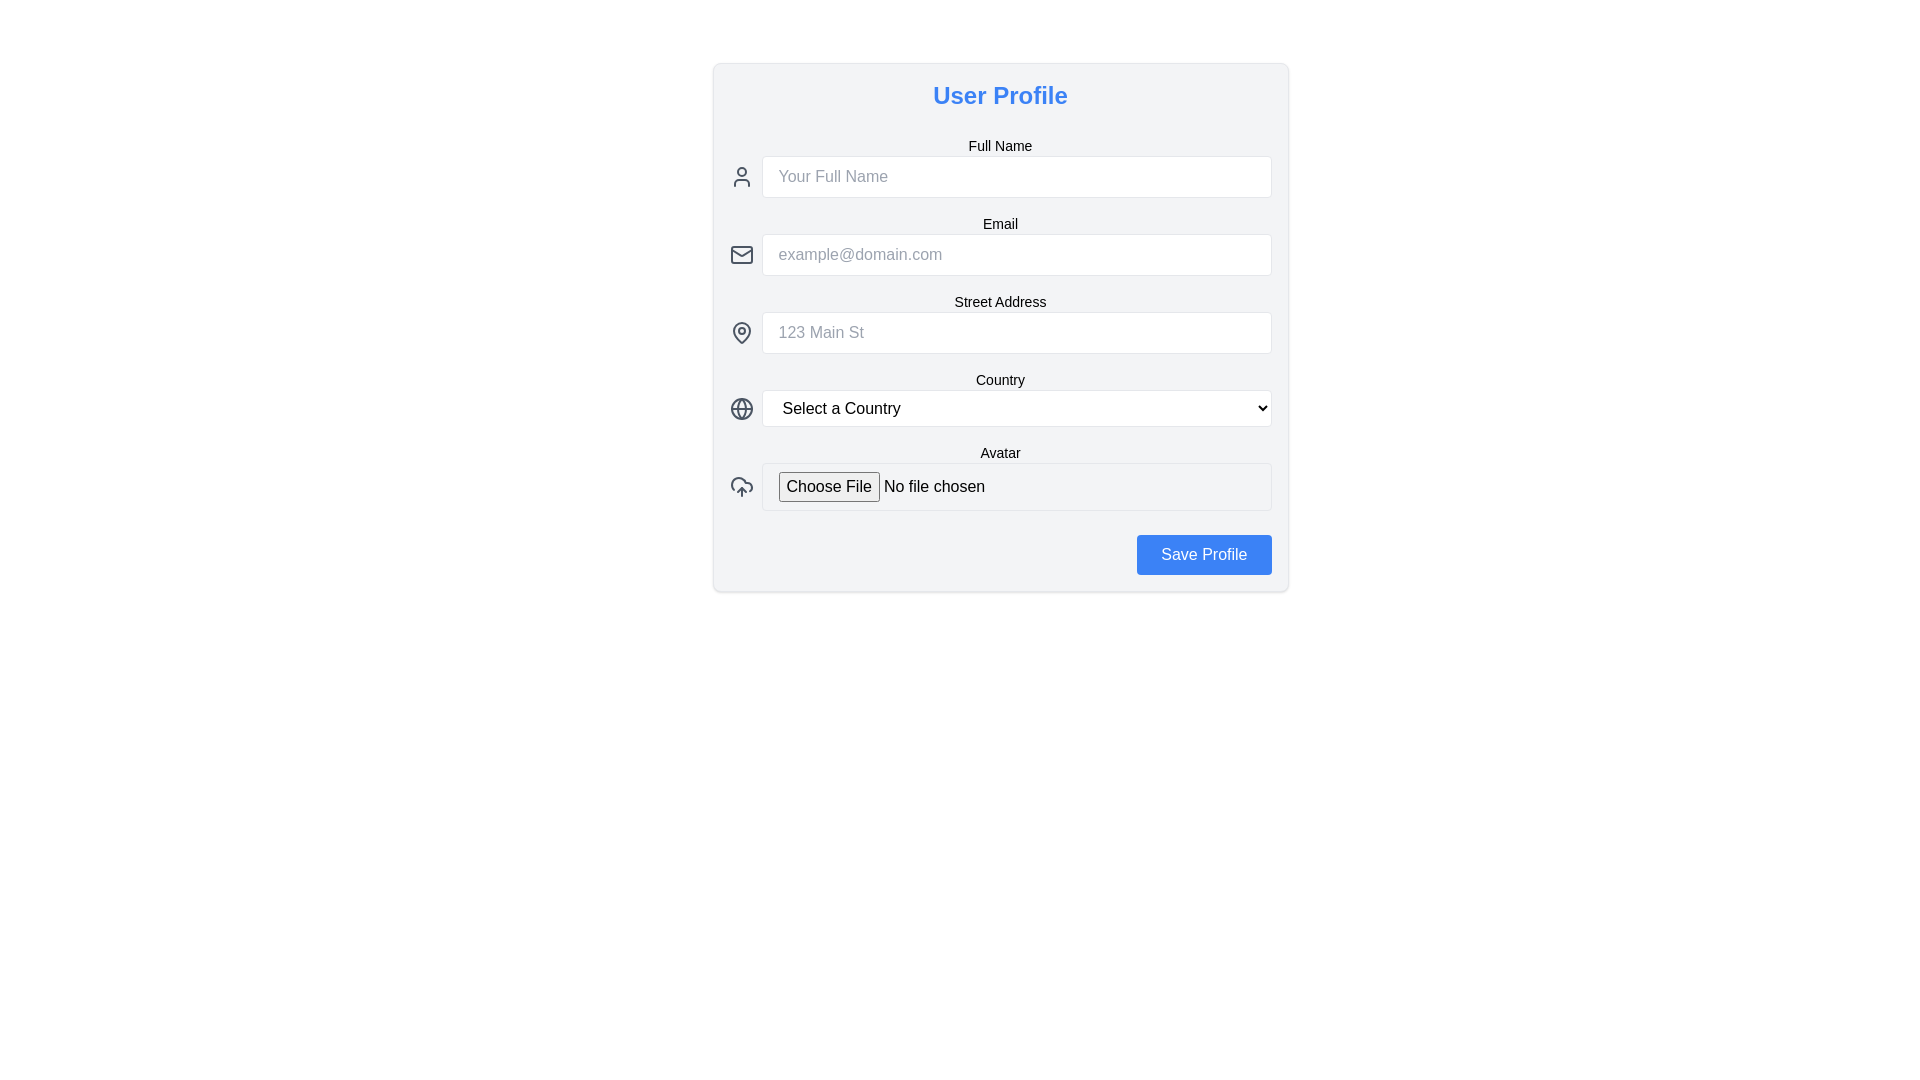  Describe the element at coordinates (740, 253) in the screenshot. I see `the mail icon, which is an outlined envelope located in the second row from the top, to the left of the 'Email' input field` at that location.